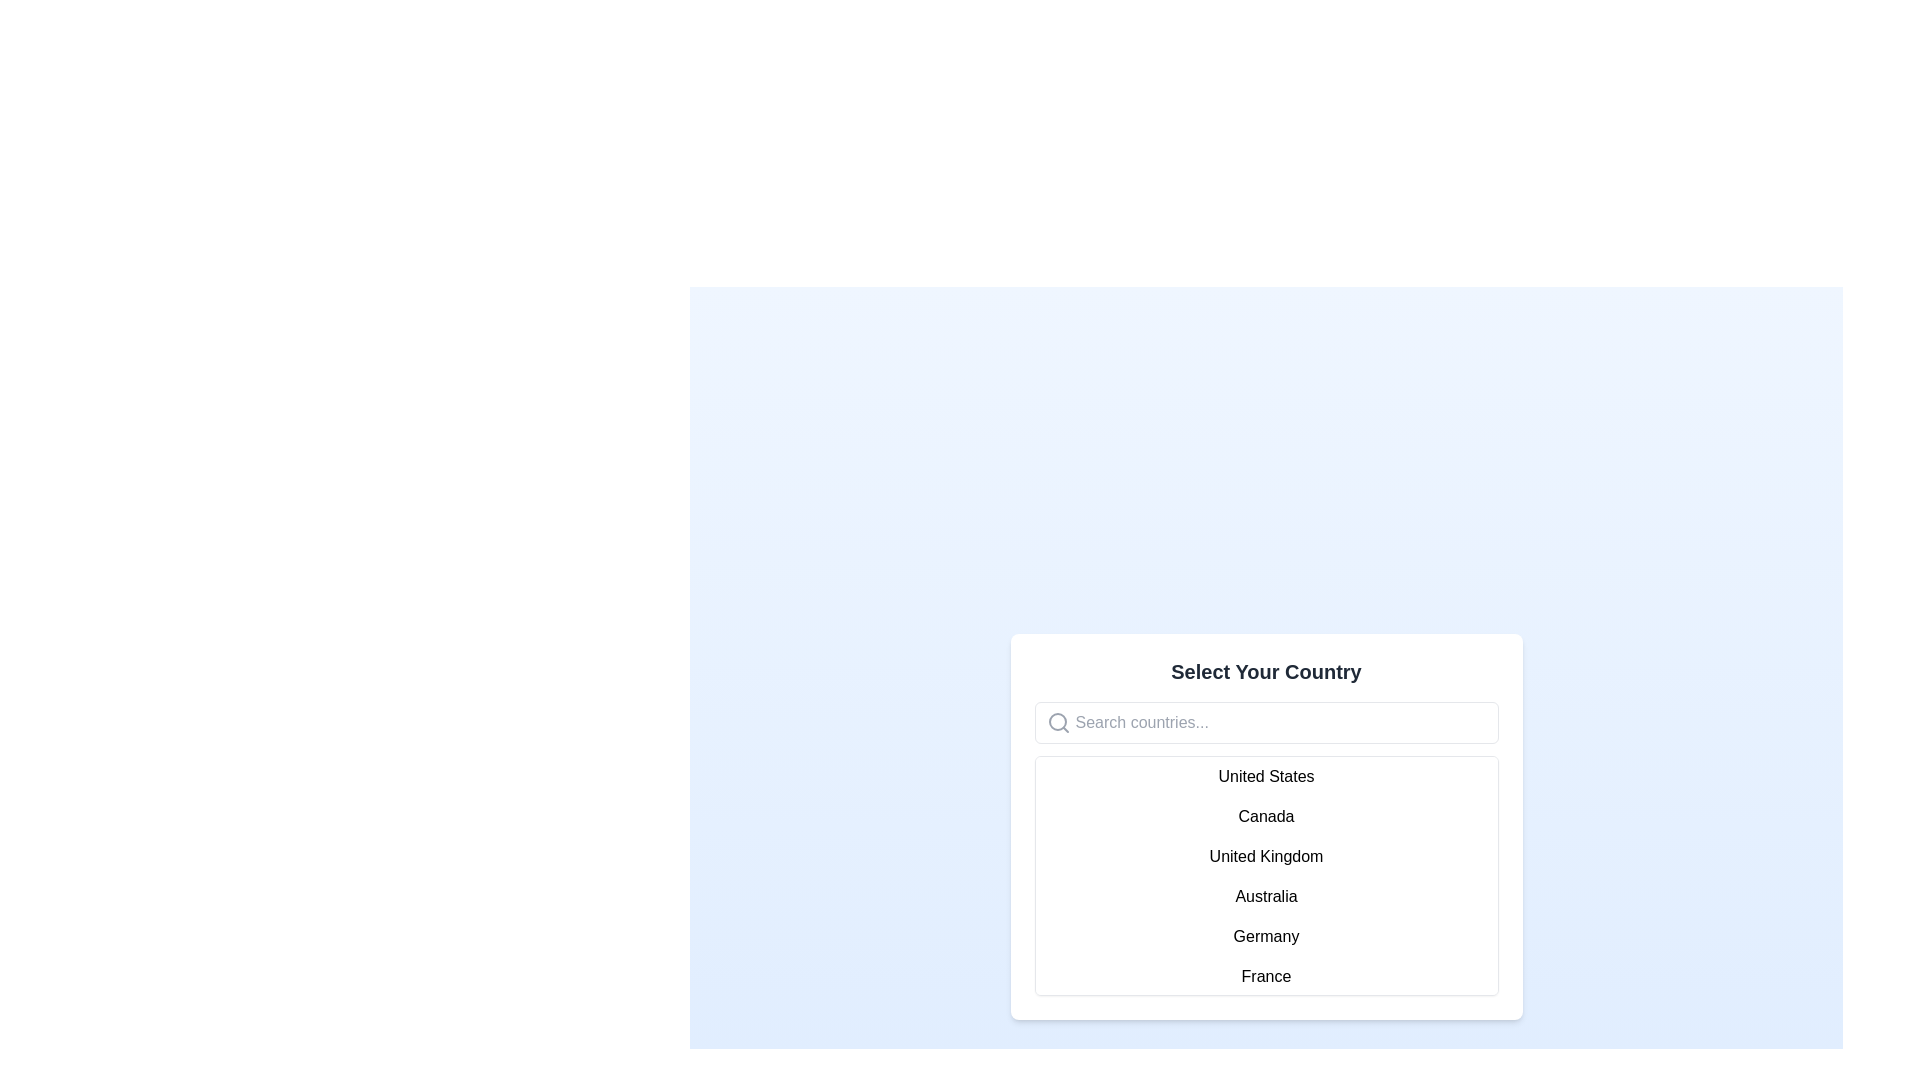 The width and height of the screenshot is (1920, 1080). Describe the element at coordinates (1265, 937) in the screenshot. I see `the selectable list item labeled 'Germany', which is the fifth option in the dropdown menu under 'Select Your Country'` at that location.